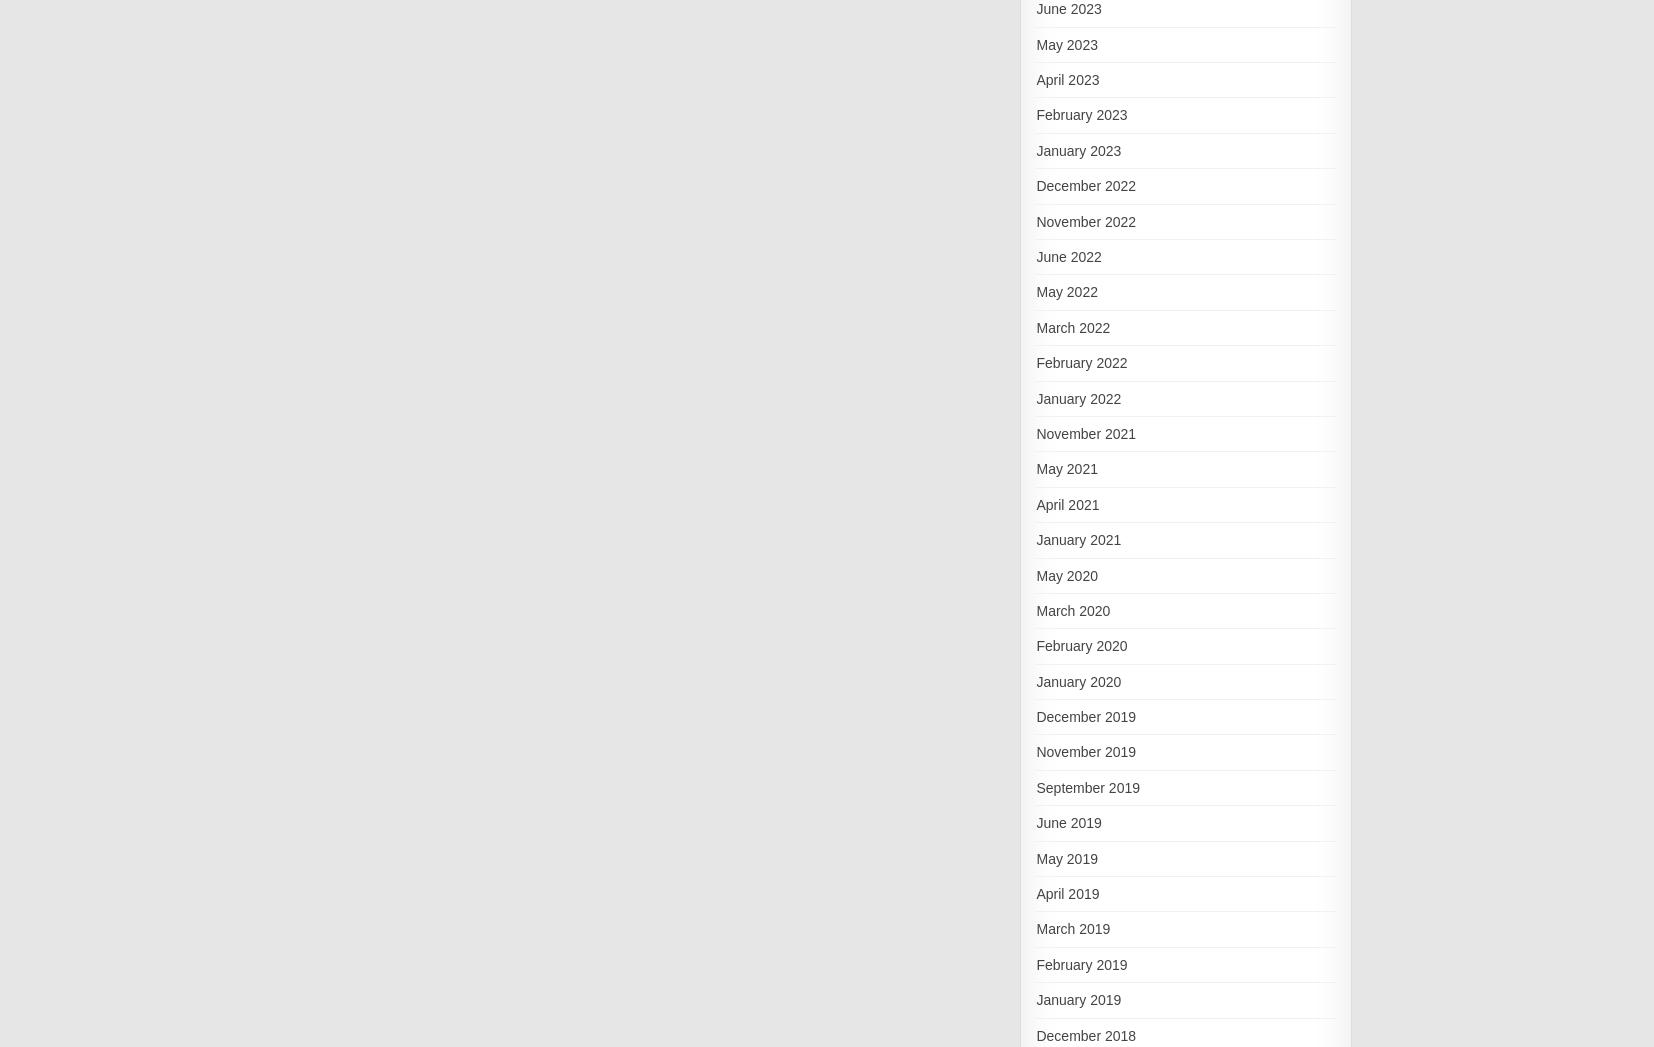 The image size is (1654, 1047). I want to click on 'January 2020', so click(1077, 679).